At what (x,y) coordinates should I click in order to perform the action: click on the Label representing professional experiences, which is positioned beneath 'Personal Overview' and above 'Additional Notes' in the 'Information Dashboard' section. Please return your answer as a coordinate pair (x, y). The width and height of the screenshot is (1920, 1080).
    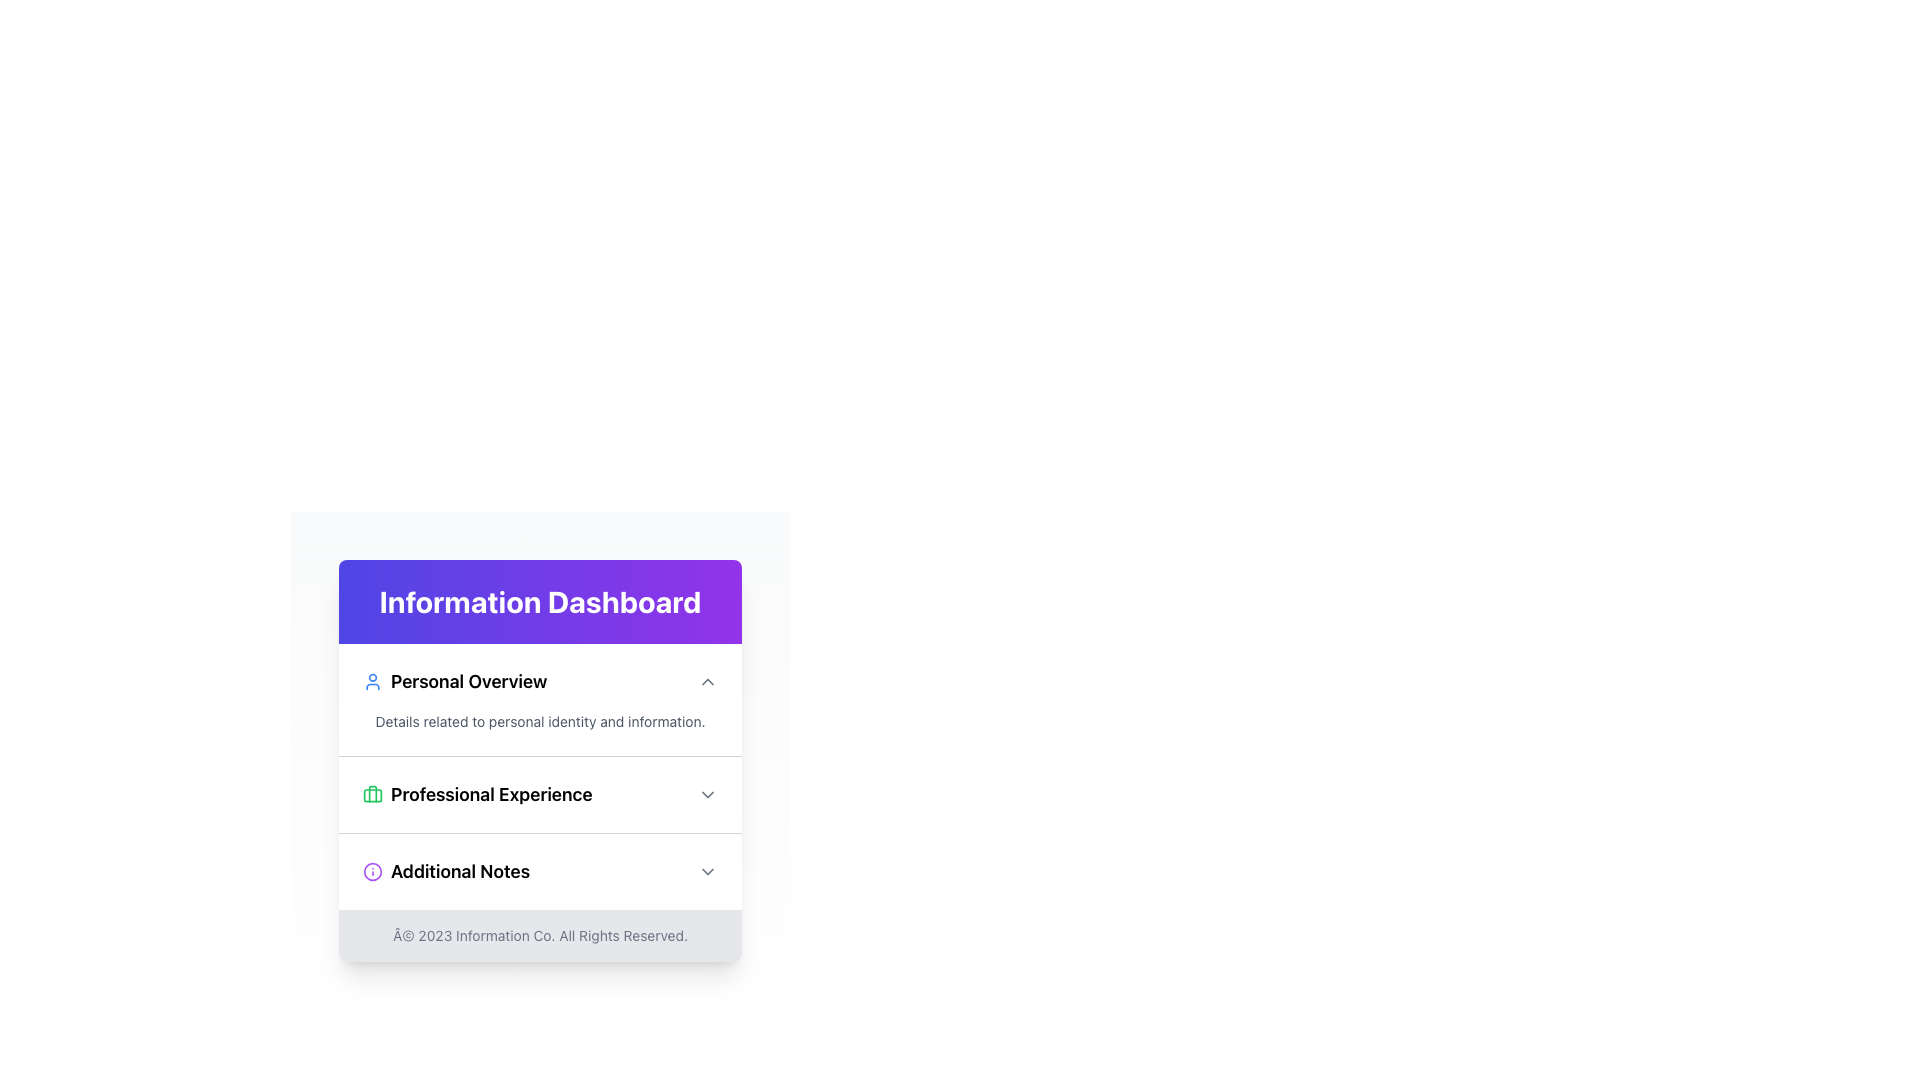
    Looking at the image, I should click on (540, 793).